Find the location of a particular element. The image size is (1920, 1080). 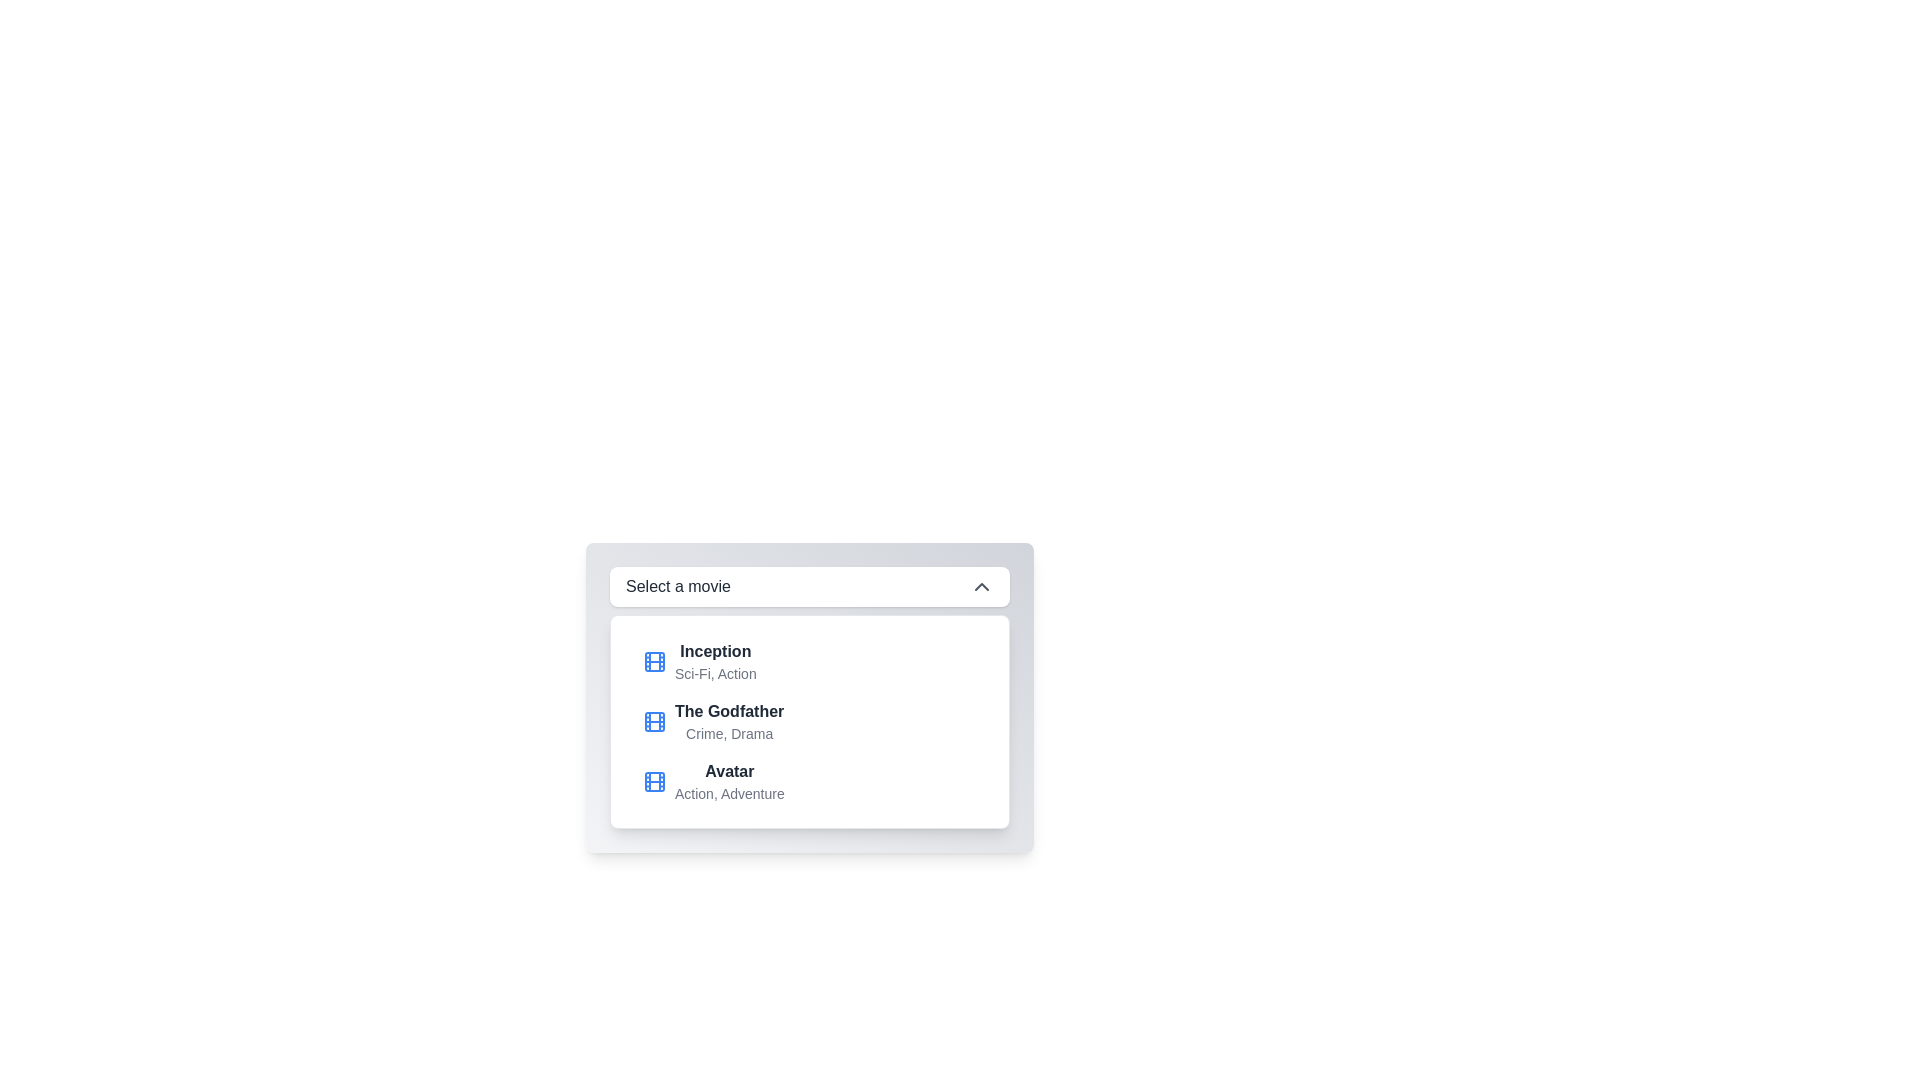

the text label displaying the genres associated with the movie 'Inception', positioned below the movie title and aligned horizontally with it is located at coordinates (715, 674).